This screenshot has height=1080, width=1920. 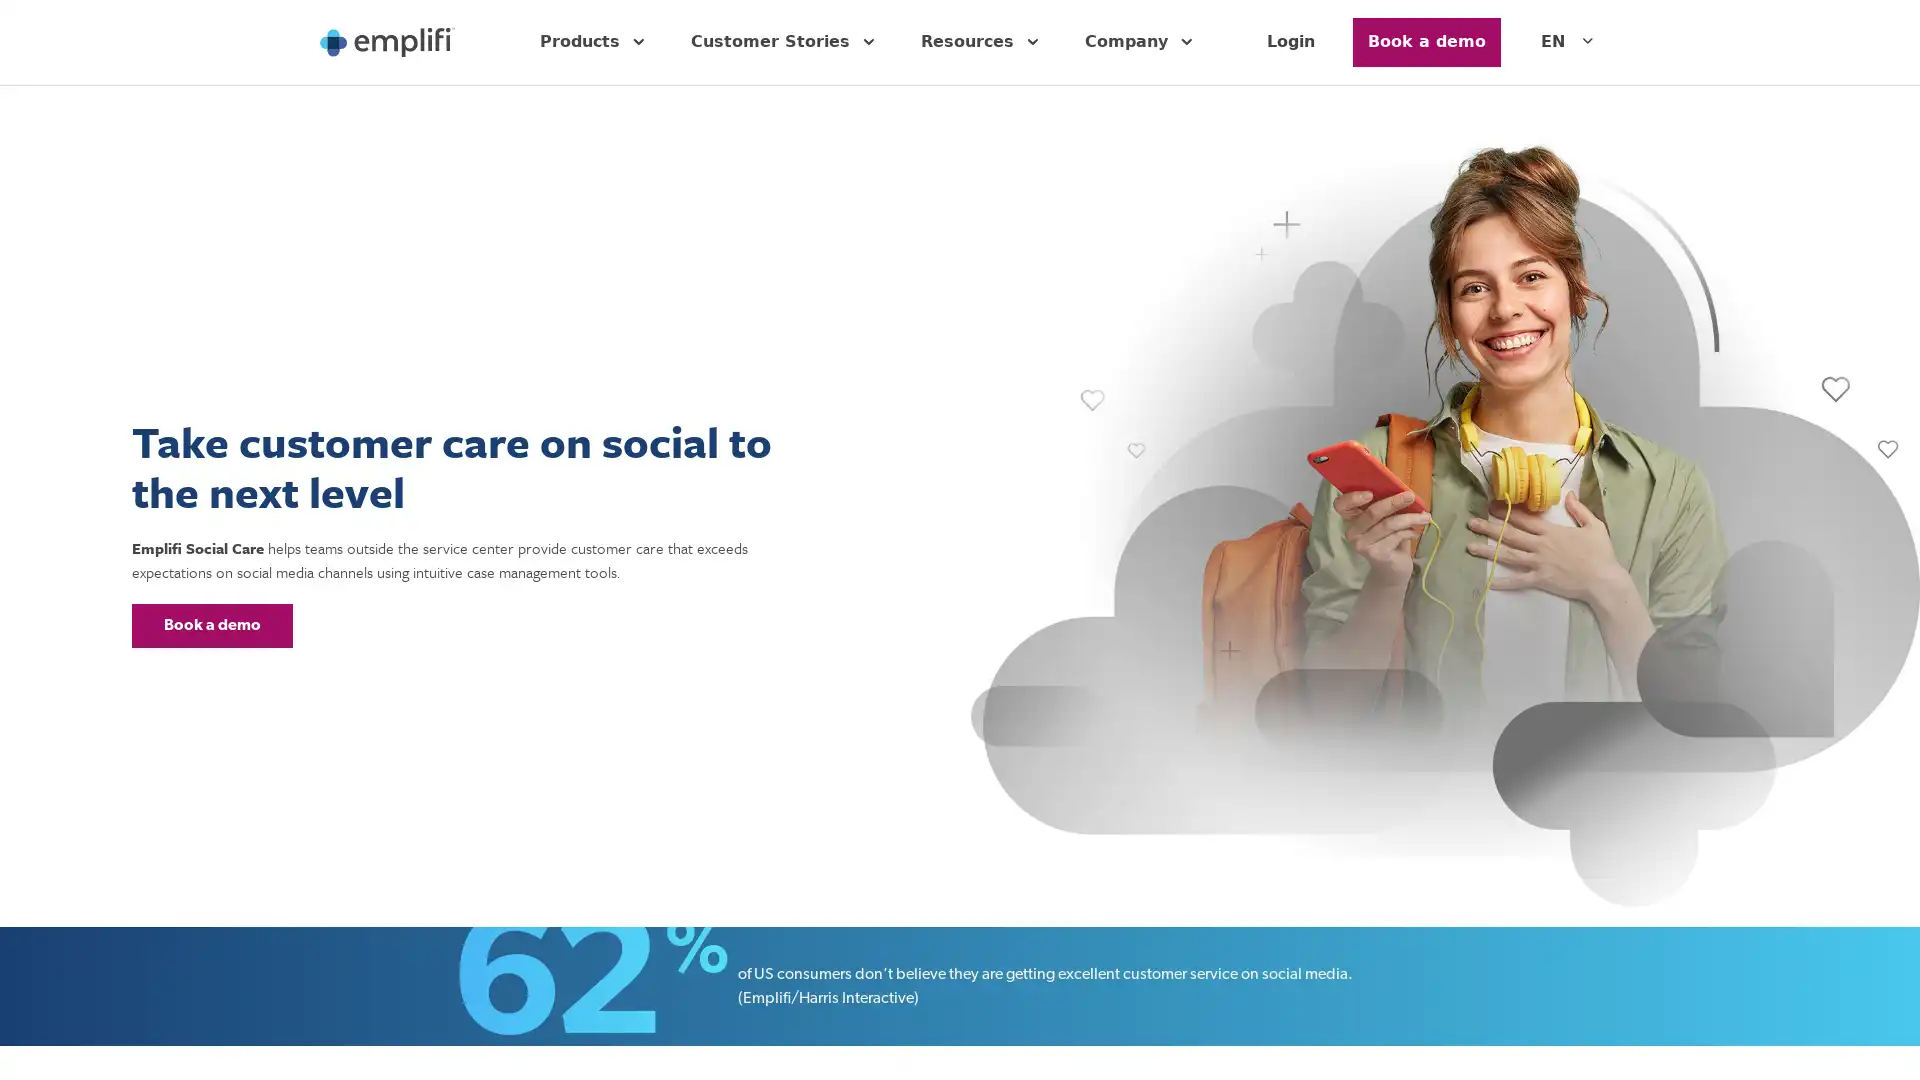 I want to click on Button, so click(x=1425, y=42).